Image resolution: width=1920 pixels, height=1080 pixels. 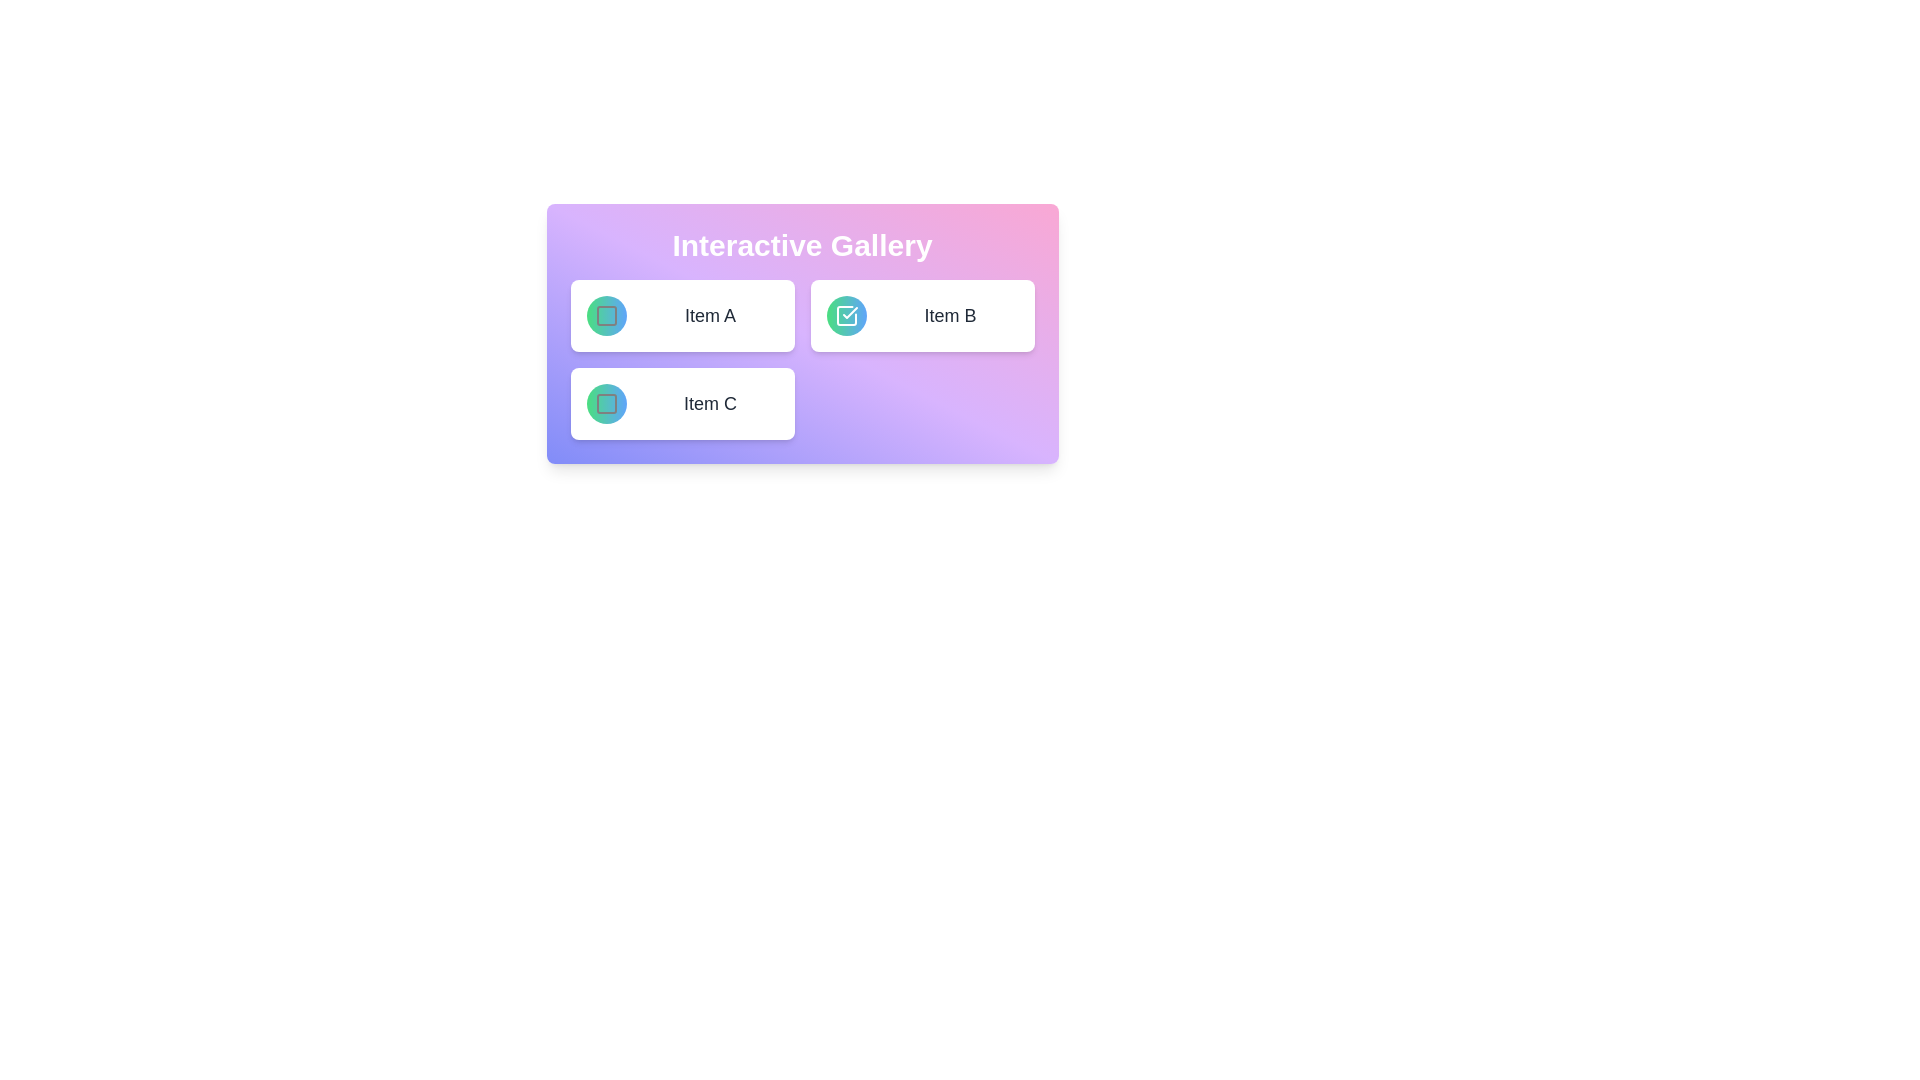 I want to click on the text element that labels a specific list item, which is located within the second card from the top, positioned to the right of a circular icon with a gradient background, so click(x=710, y=315).